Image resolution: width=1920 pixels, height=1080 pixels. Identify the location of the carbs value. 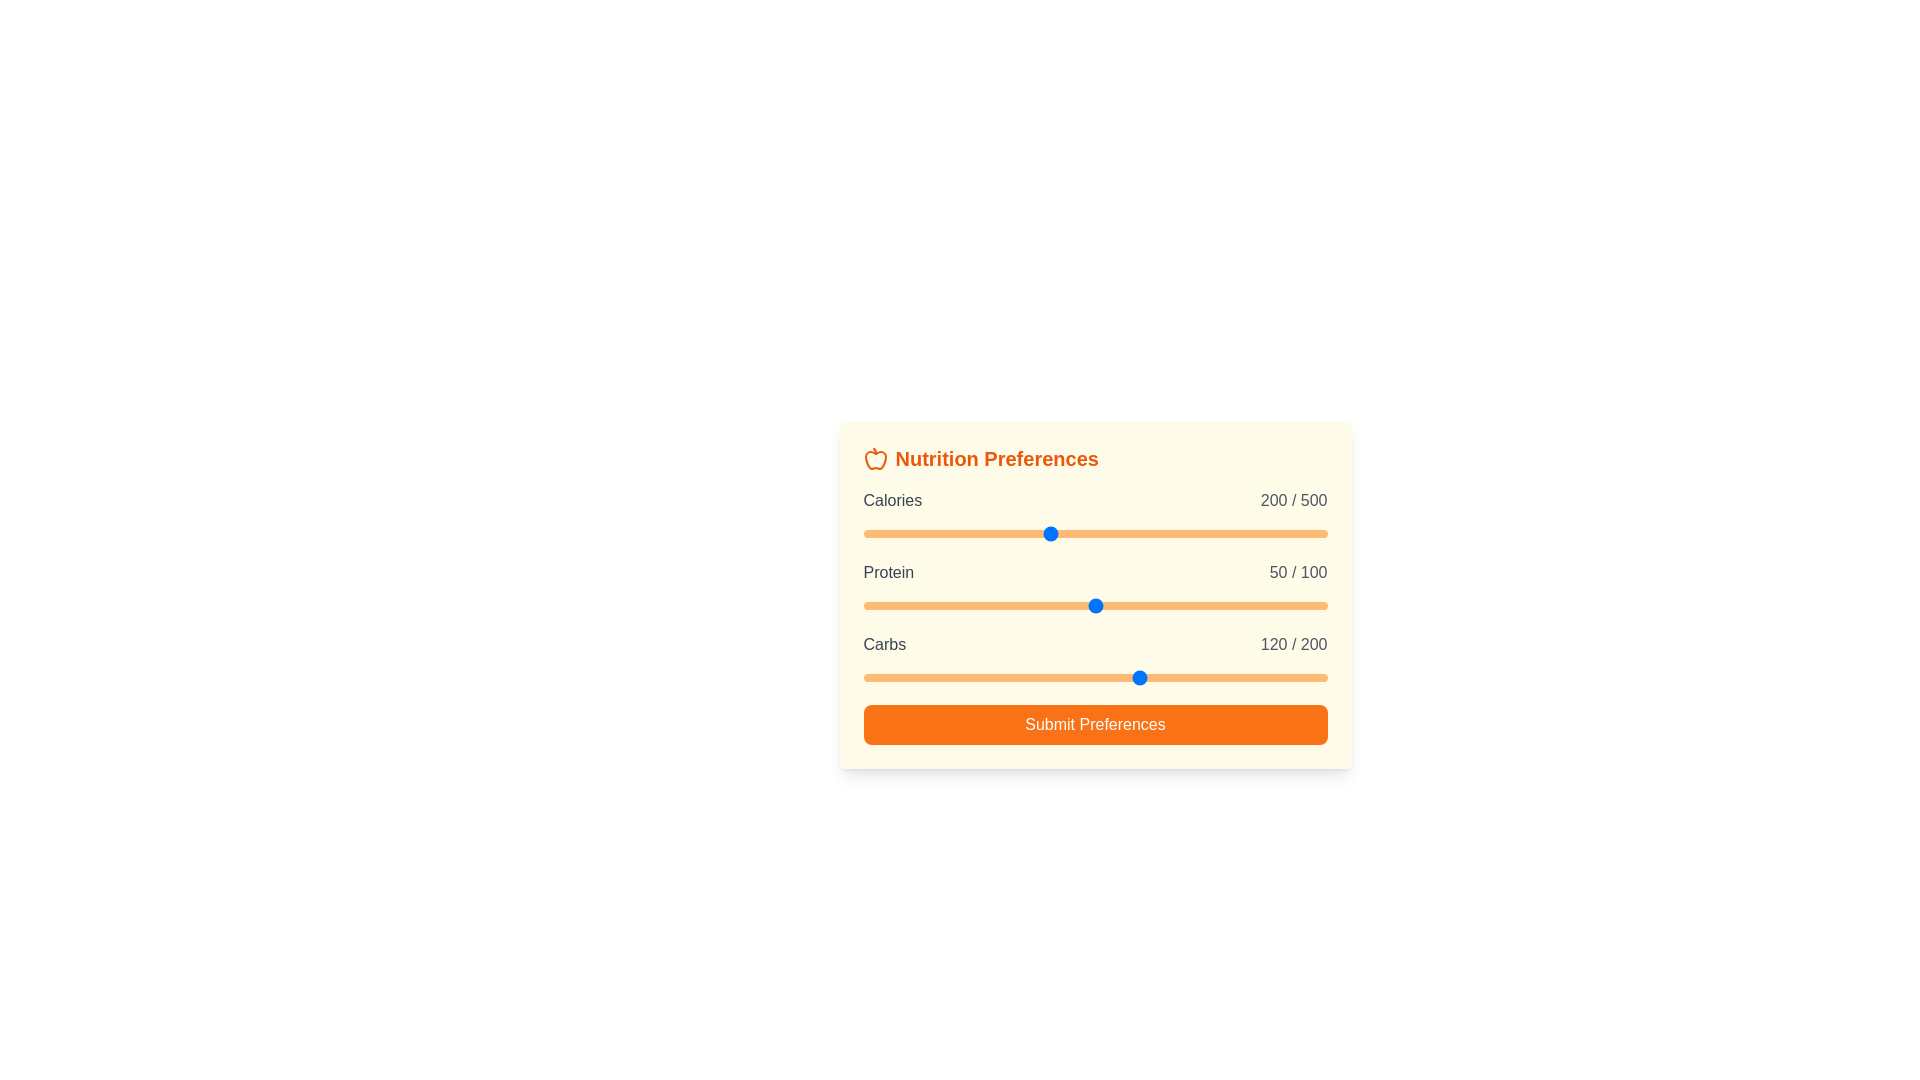
(1043, 677).